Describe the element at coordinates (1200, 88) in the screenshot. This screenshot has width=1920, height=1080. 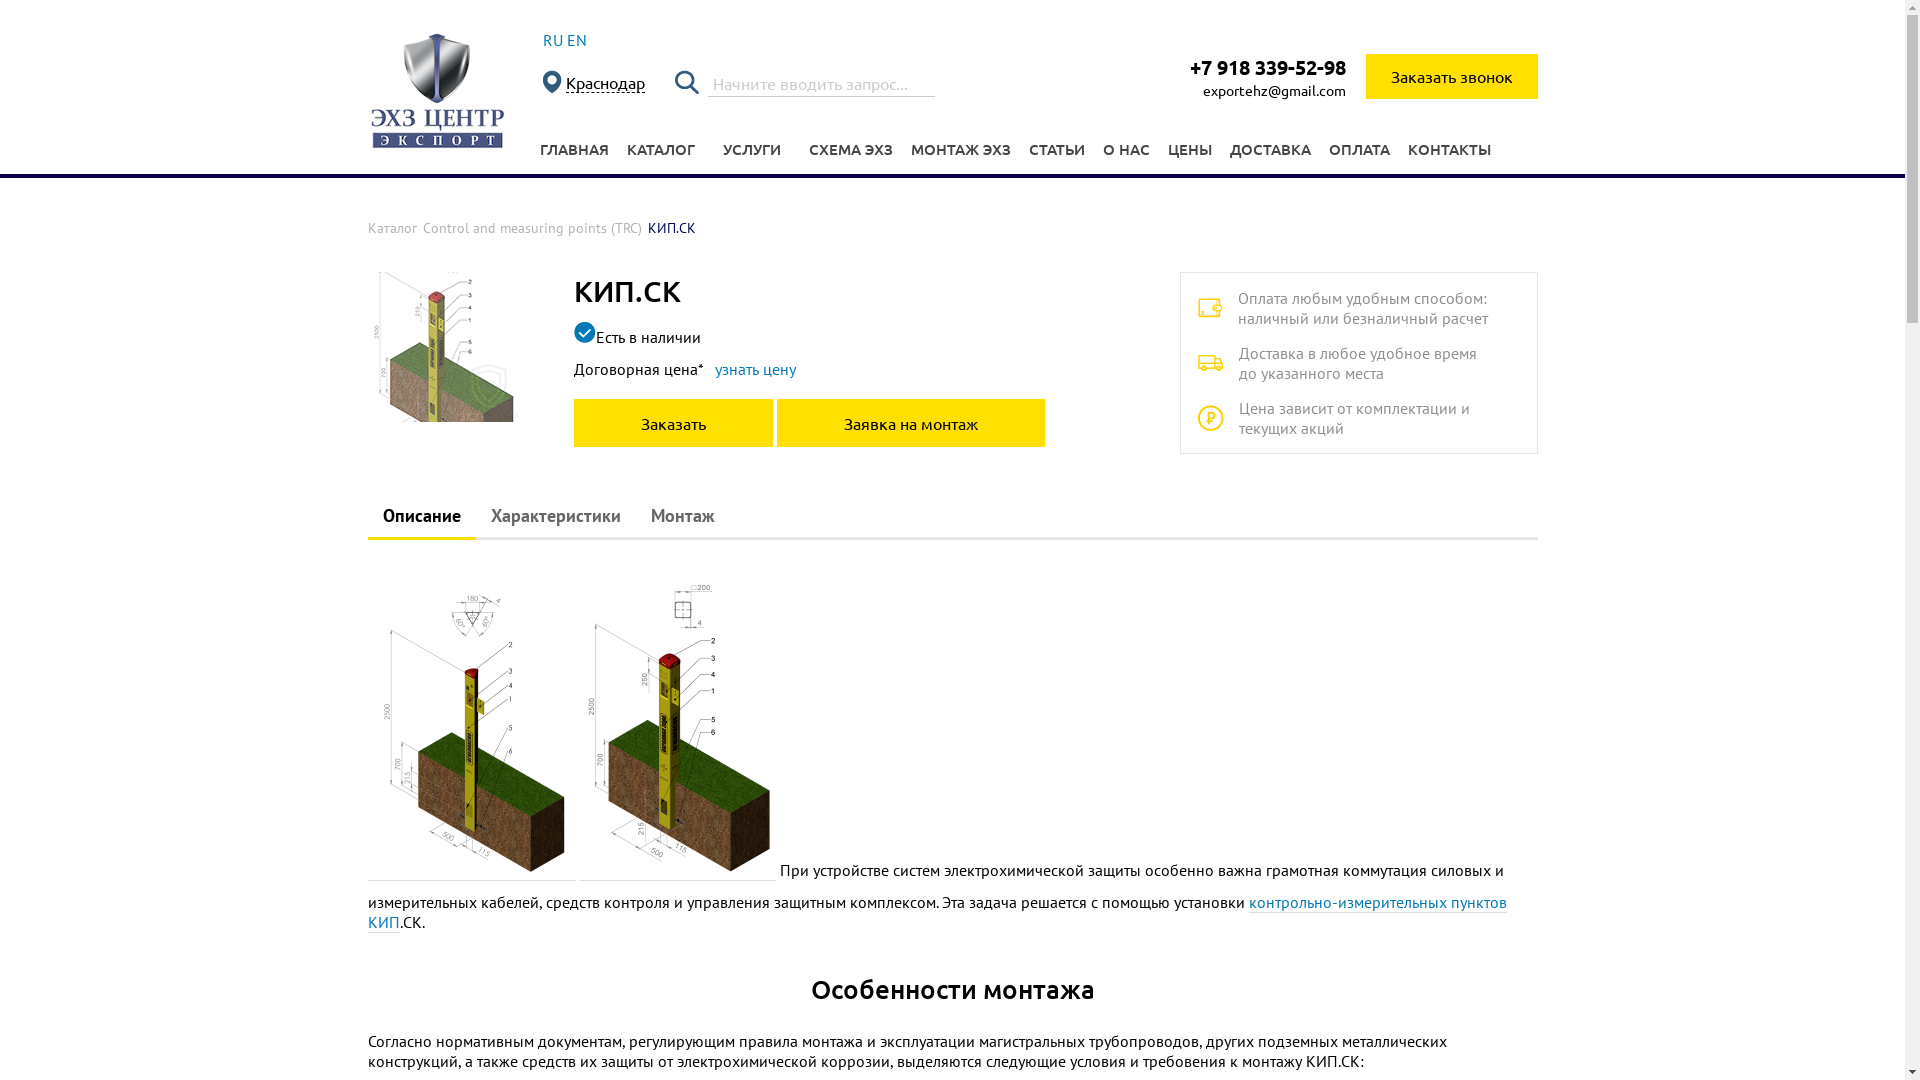
I see `'exportehz@gmail.com'` at that location.